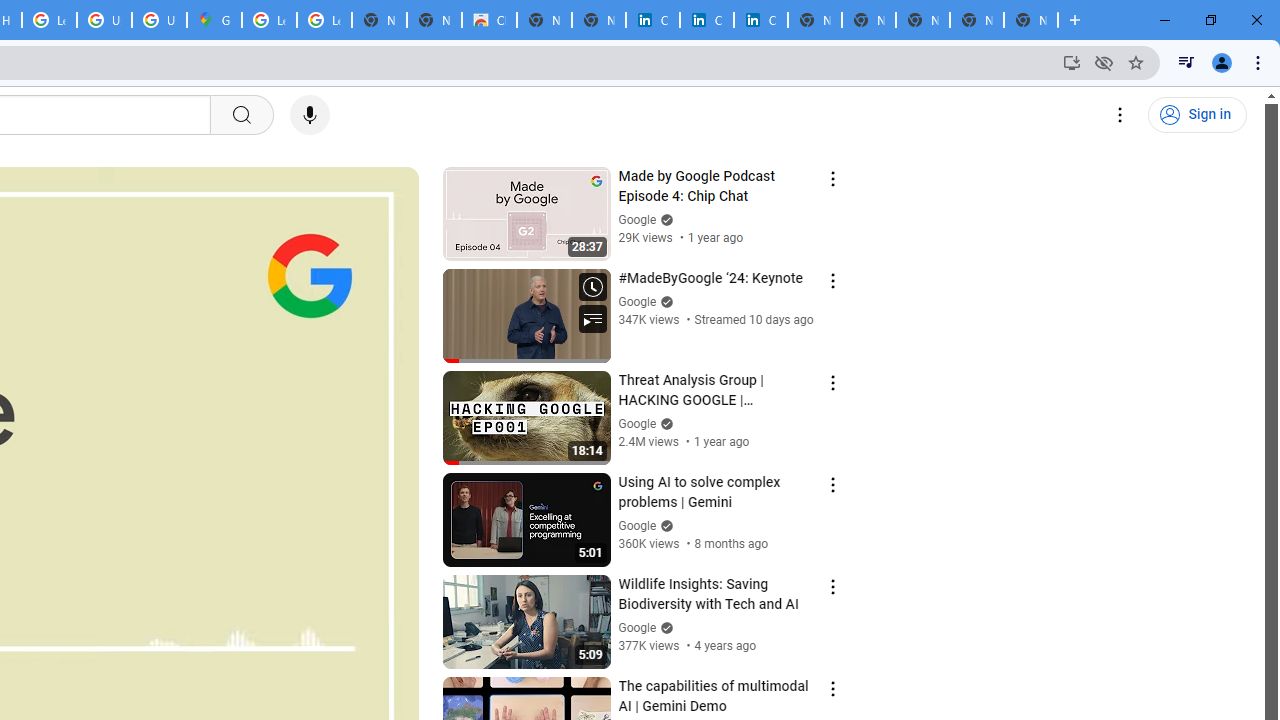  Describe the element at coordinates (706, 20) in the screenshot. I see `'Cookie Policy | LinkedIn'` at that location.